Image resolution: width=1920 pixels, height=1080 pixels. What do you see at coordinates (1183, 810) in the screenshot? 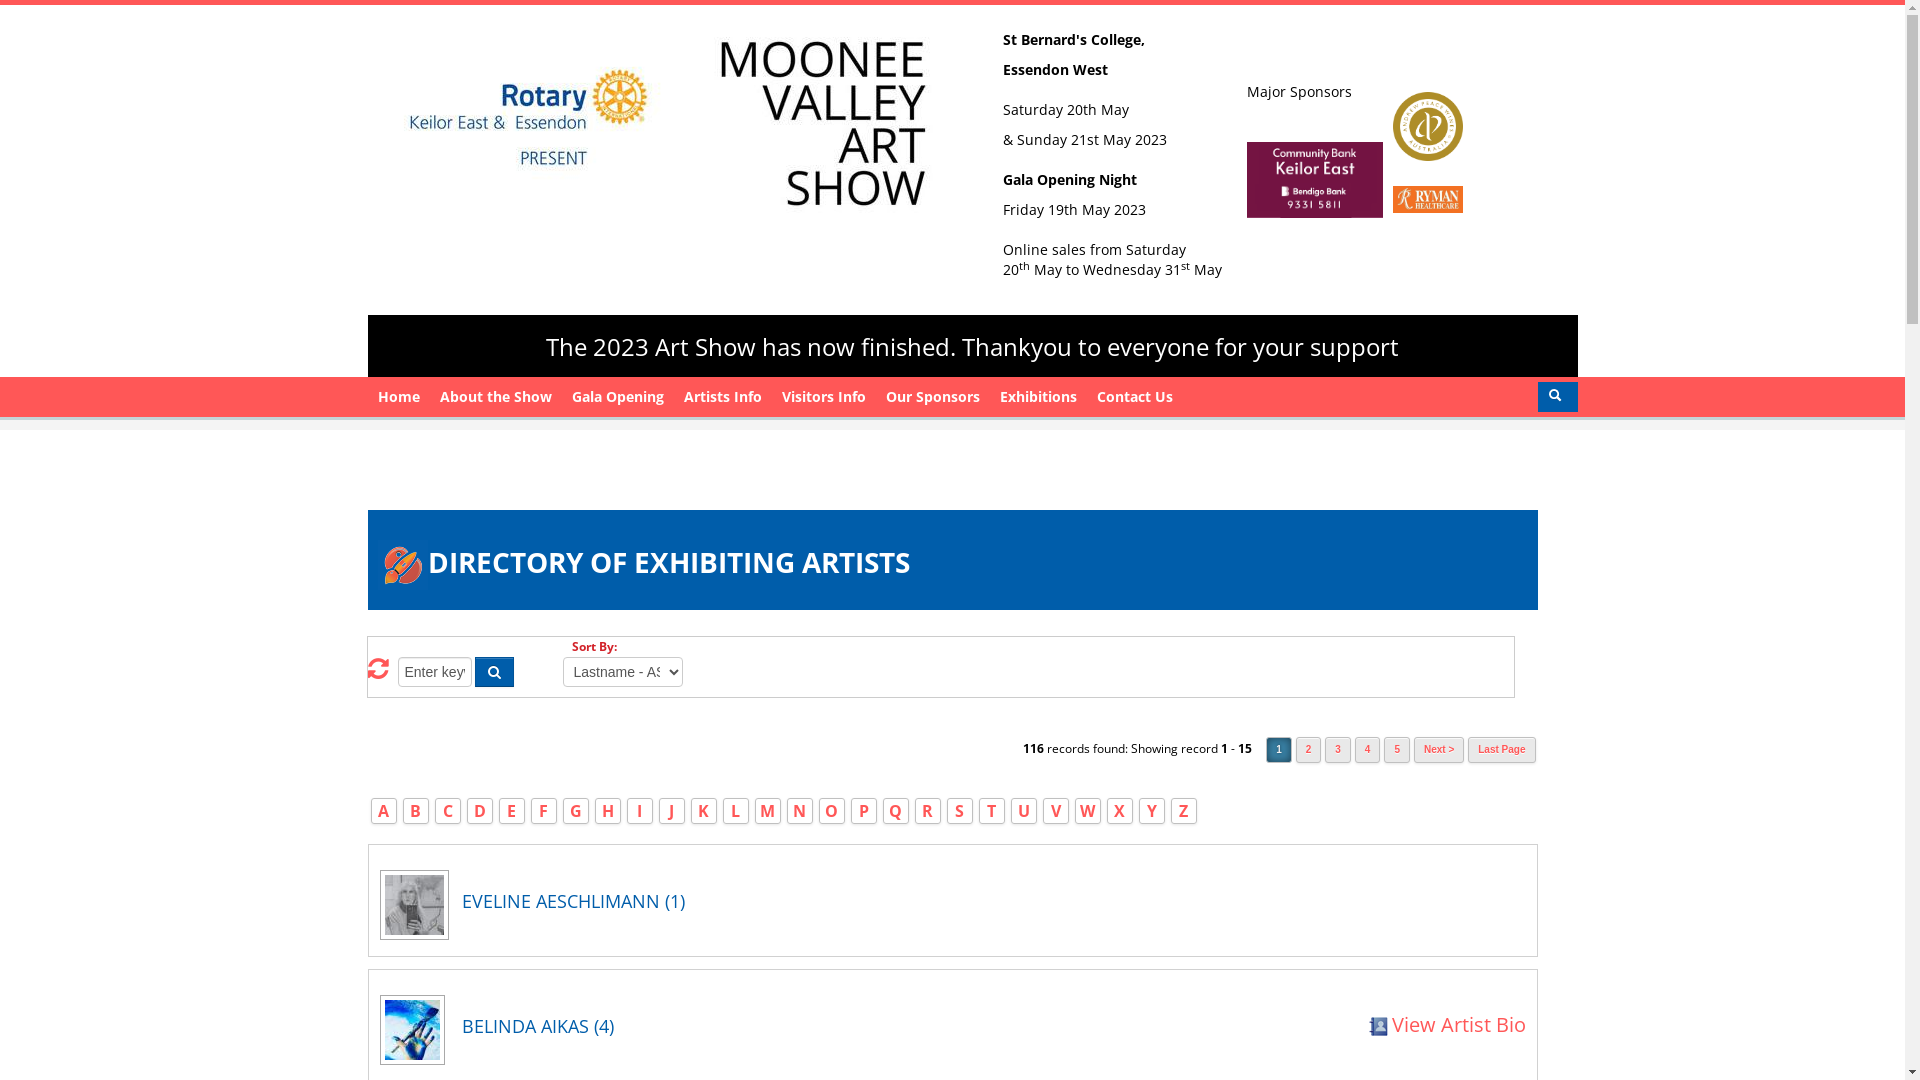
I see `'Z'` at bounding box center [1183, 810].